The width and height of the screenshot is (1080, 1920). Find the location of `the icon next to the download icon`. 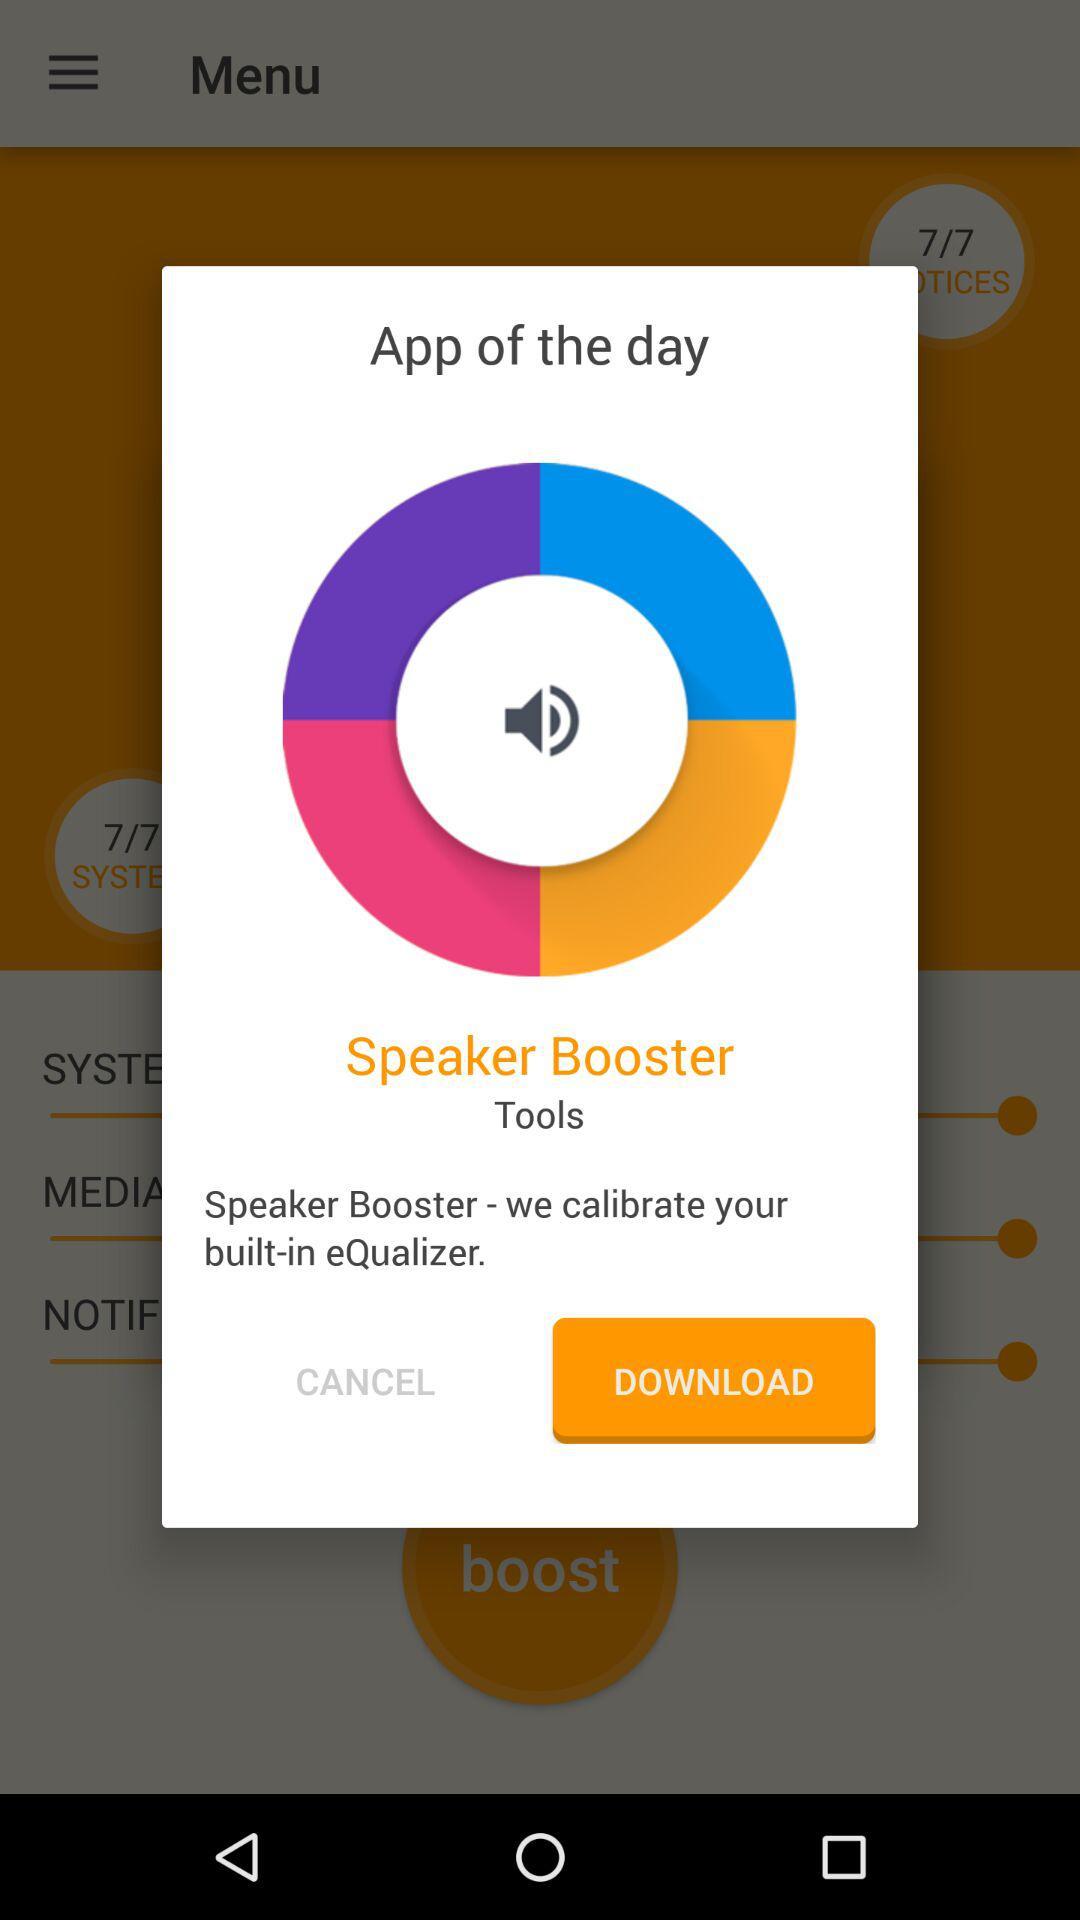

the icon next to the download icon is located at coordinates (365, 1379).